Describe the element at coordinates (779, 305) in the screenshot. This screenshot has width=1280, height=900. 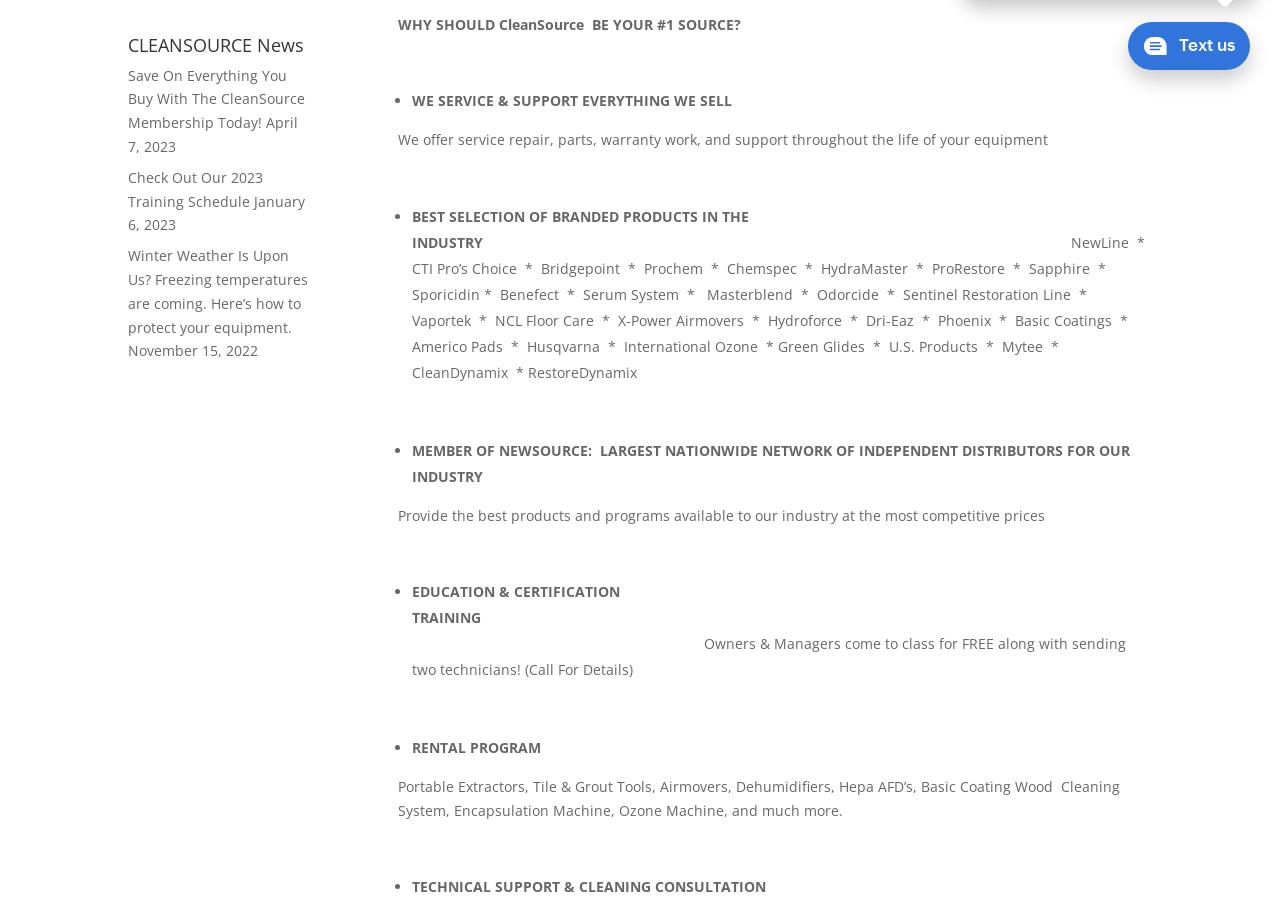
I see `'NewLine  *  CTI Pro’s Choice  *  Bridgepoint  *  Prochem  *  Chemspec  *  HydraMaster  *  ProRestore  *  Sapphire  *  Sporicidin *  Benefect  *  Serum System  *   Masterblend  *  Odorcide  *  Sentinel Restoration Line  *   Vaportek  *  NCL Floor Care  *  X-Power Airmovers  *  Hydroforce  *  Dri-Eaz  *  Phoenix  *  Basic Coatings  *  Americo Pads  *  Husqvarna  *  International Ozone  * Green Glides  *  U.S. Products  *  Mytee  *  CleanDynamix  * RestoreDynamix'` at that location.